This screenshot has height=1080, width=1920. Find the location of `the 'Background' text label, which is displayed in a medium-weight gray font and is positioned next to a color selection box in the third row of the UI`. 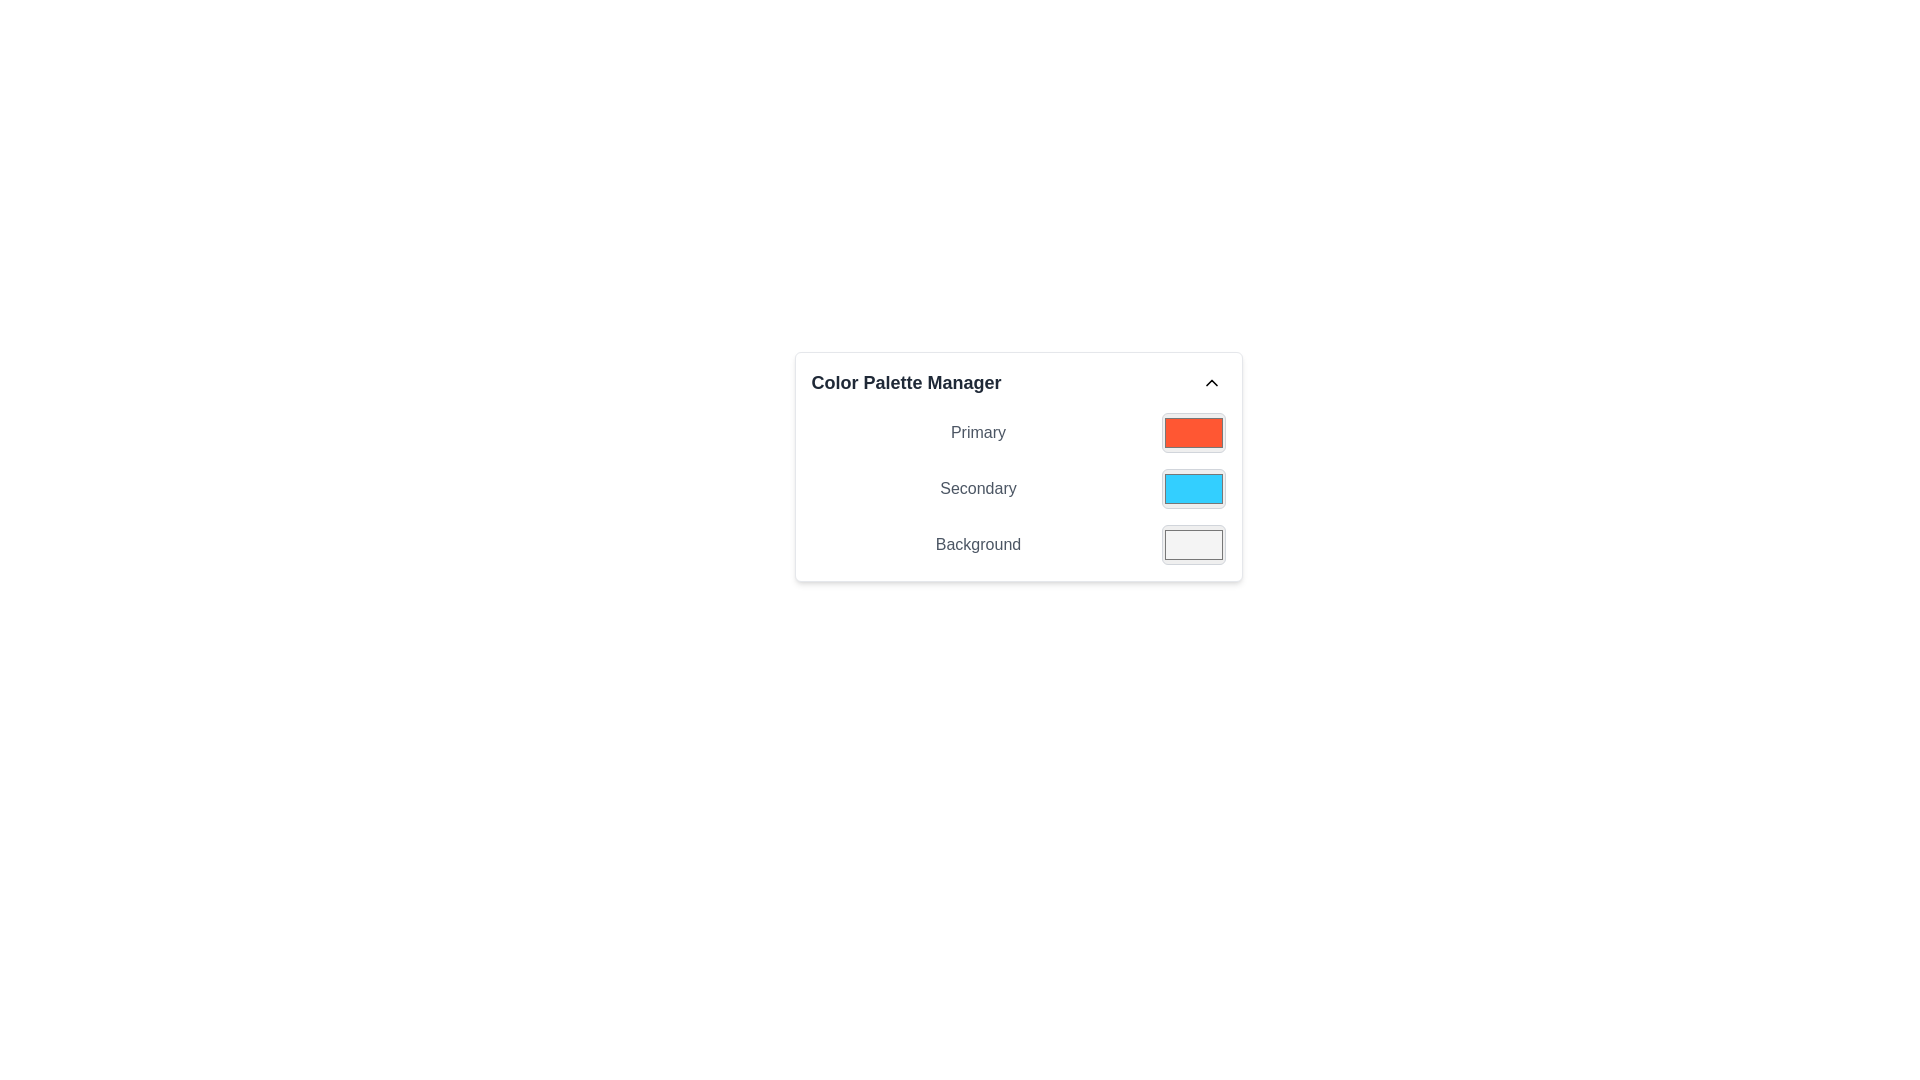

the 'Background' text label, which is displayed in a medium-weight gray font and is positioned next to a color selection box in the third row of the UI is located at coordinates (978, 544).